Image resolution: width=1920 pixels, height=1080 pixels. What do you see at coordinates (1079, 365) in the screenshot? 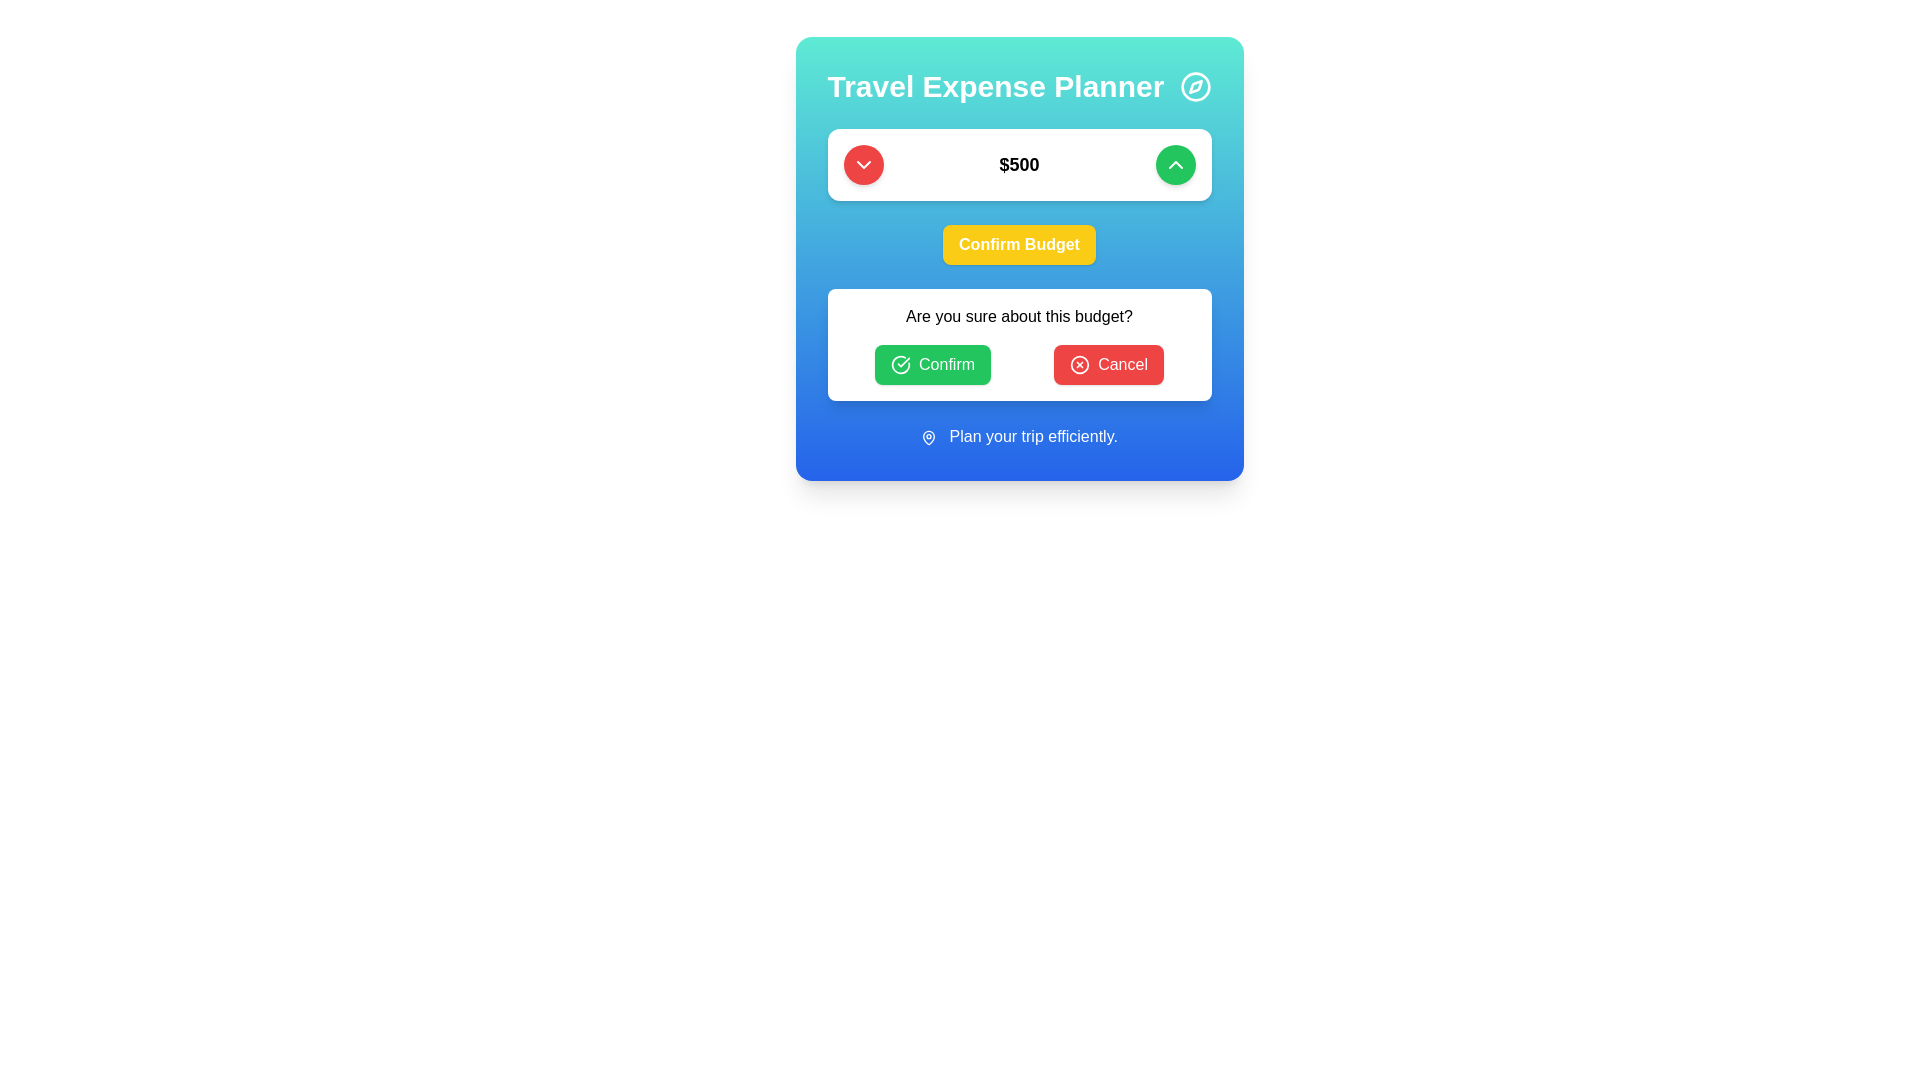
I see `the red circular icon located to the left within the red 'Cancel' button in the confirmation dialogue box` at bounding box center [1079, 365].